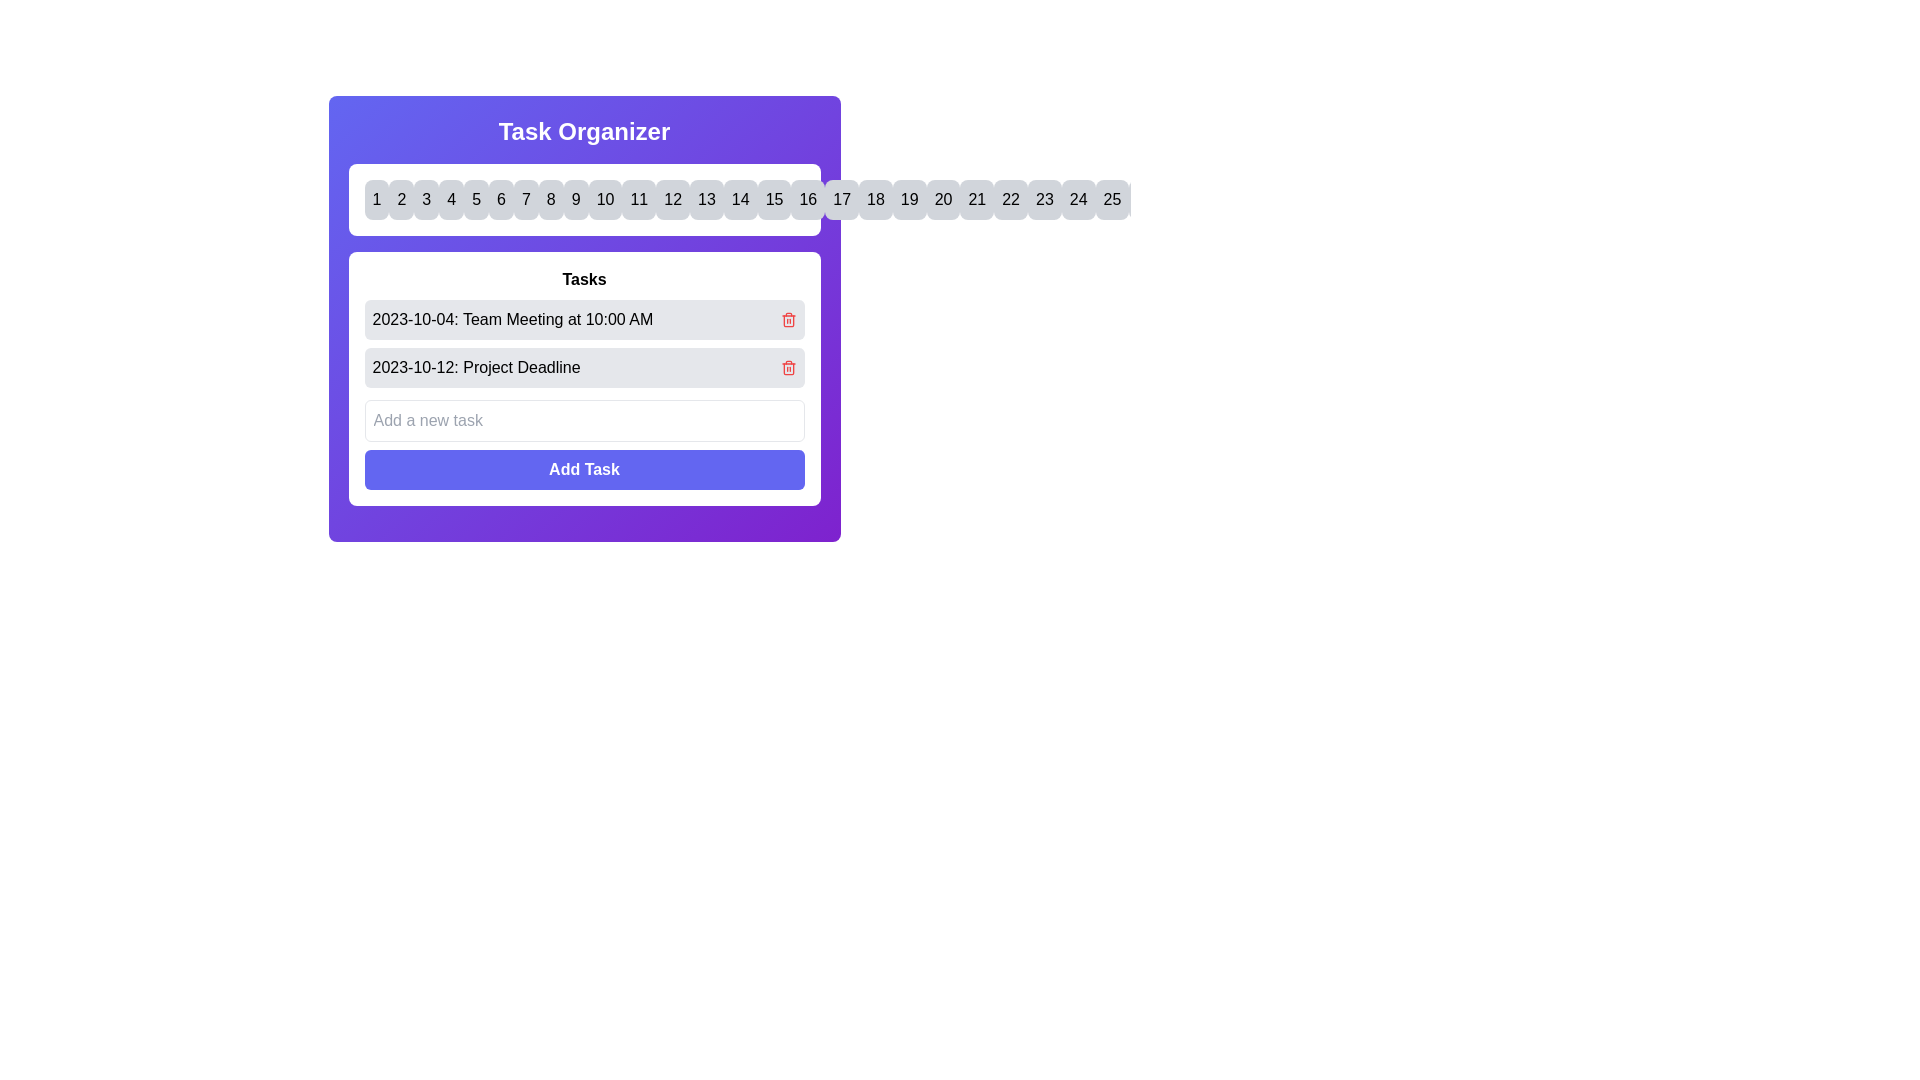 The width and height of the screenshot is (1920, 1080). I want to click on the rounded rectangular button labeled '20' with a gray background, so click(942, 200).